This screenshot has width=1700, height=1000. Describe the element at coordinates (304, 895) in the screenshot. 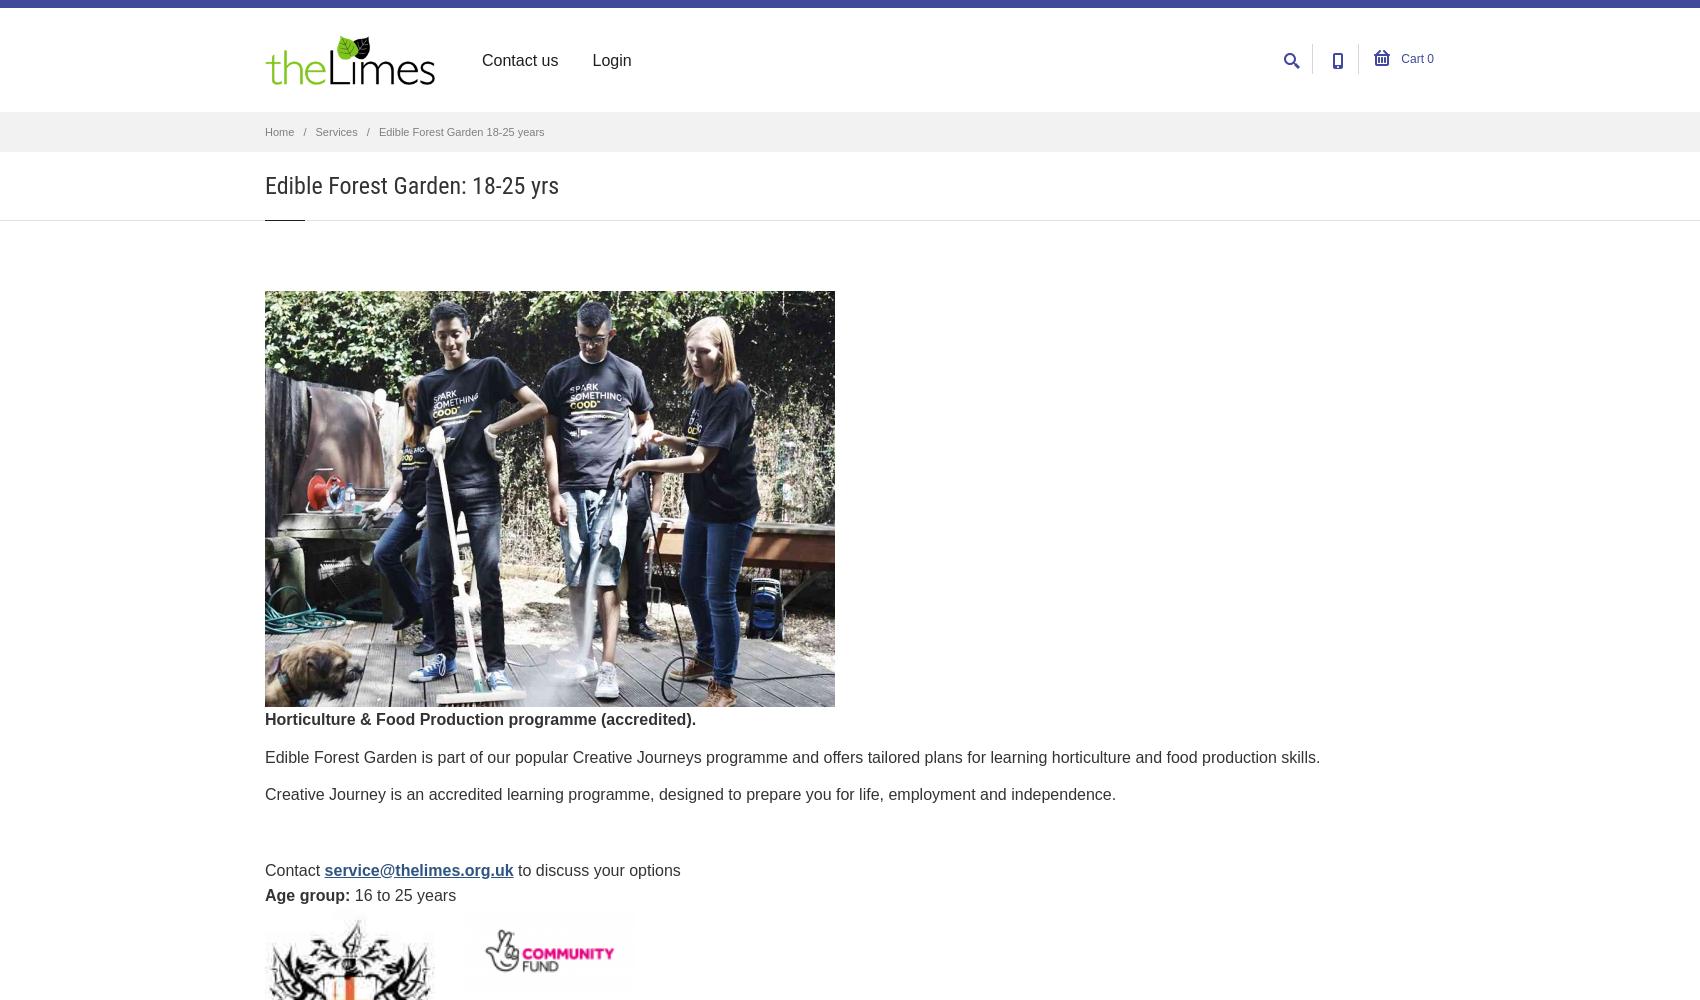

I see `'Age group'` at that location.